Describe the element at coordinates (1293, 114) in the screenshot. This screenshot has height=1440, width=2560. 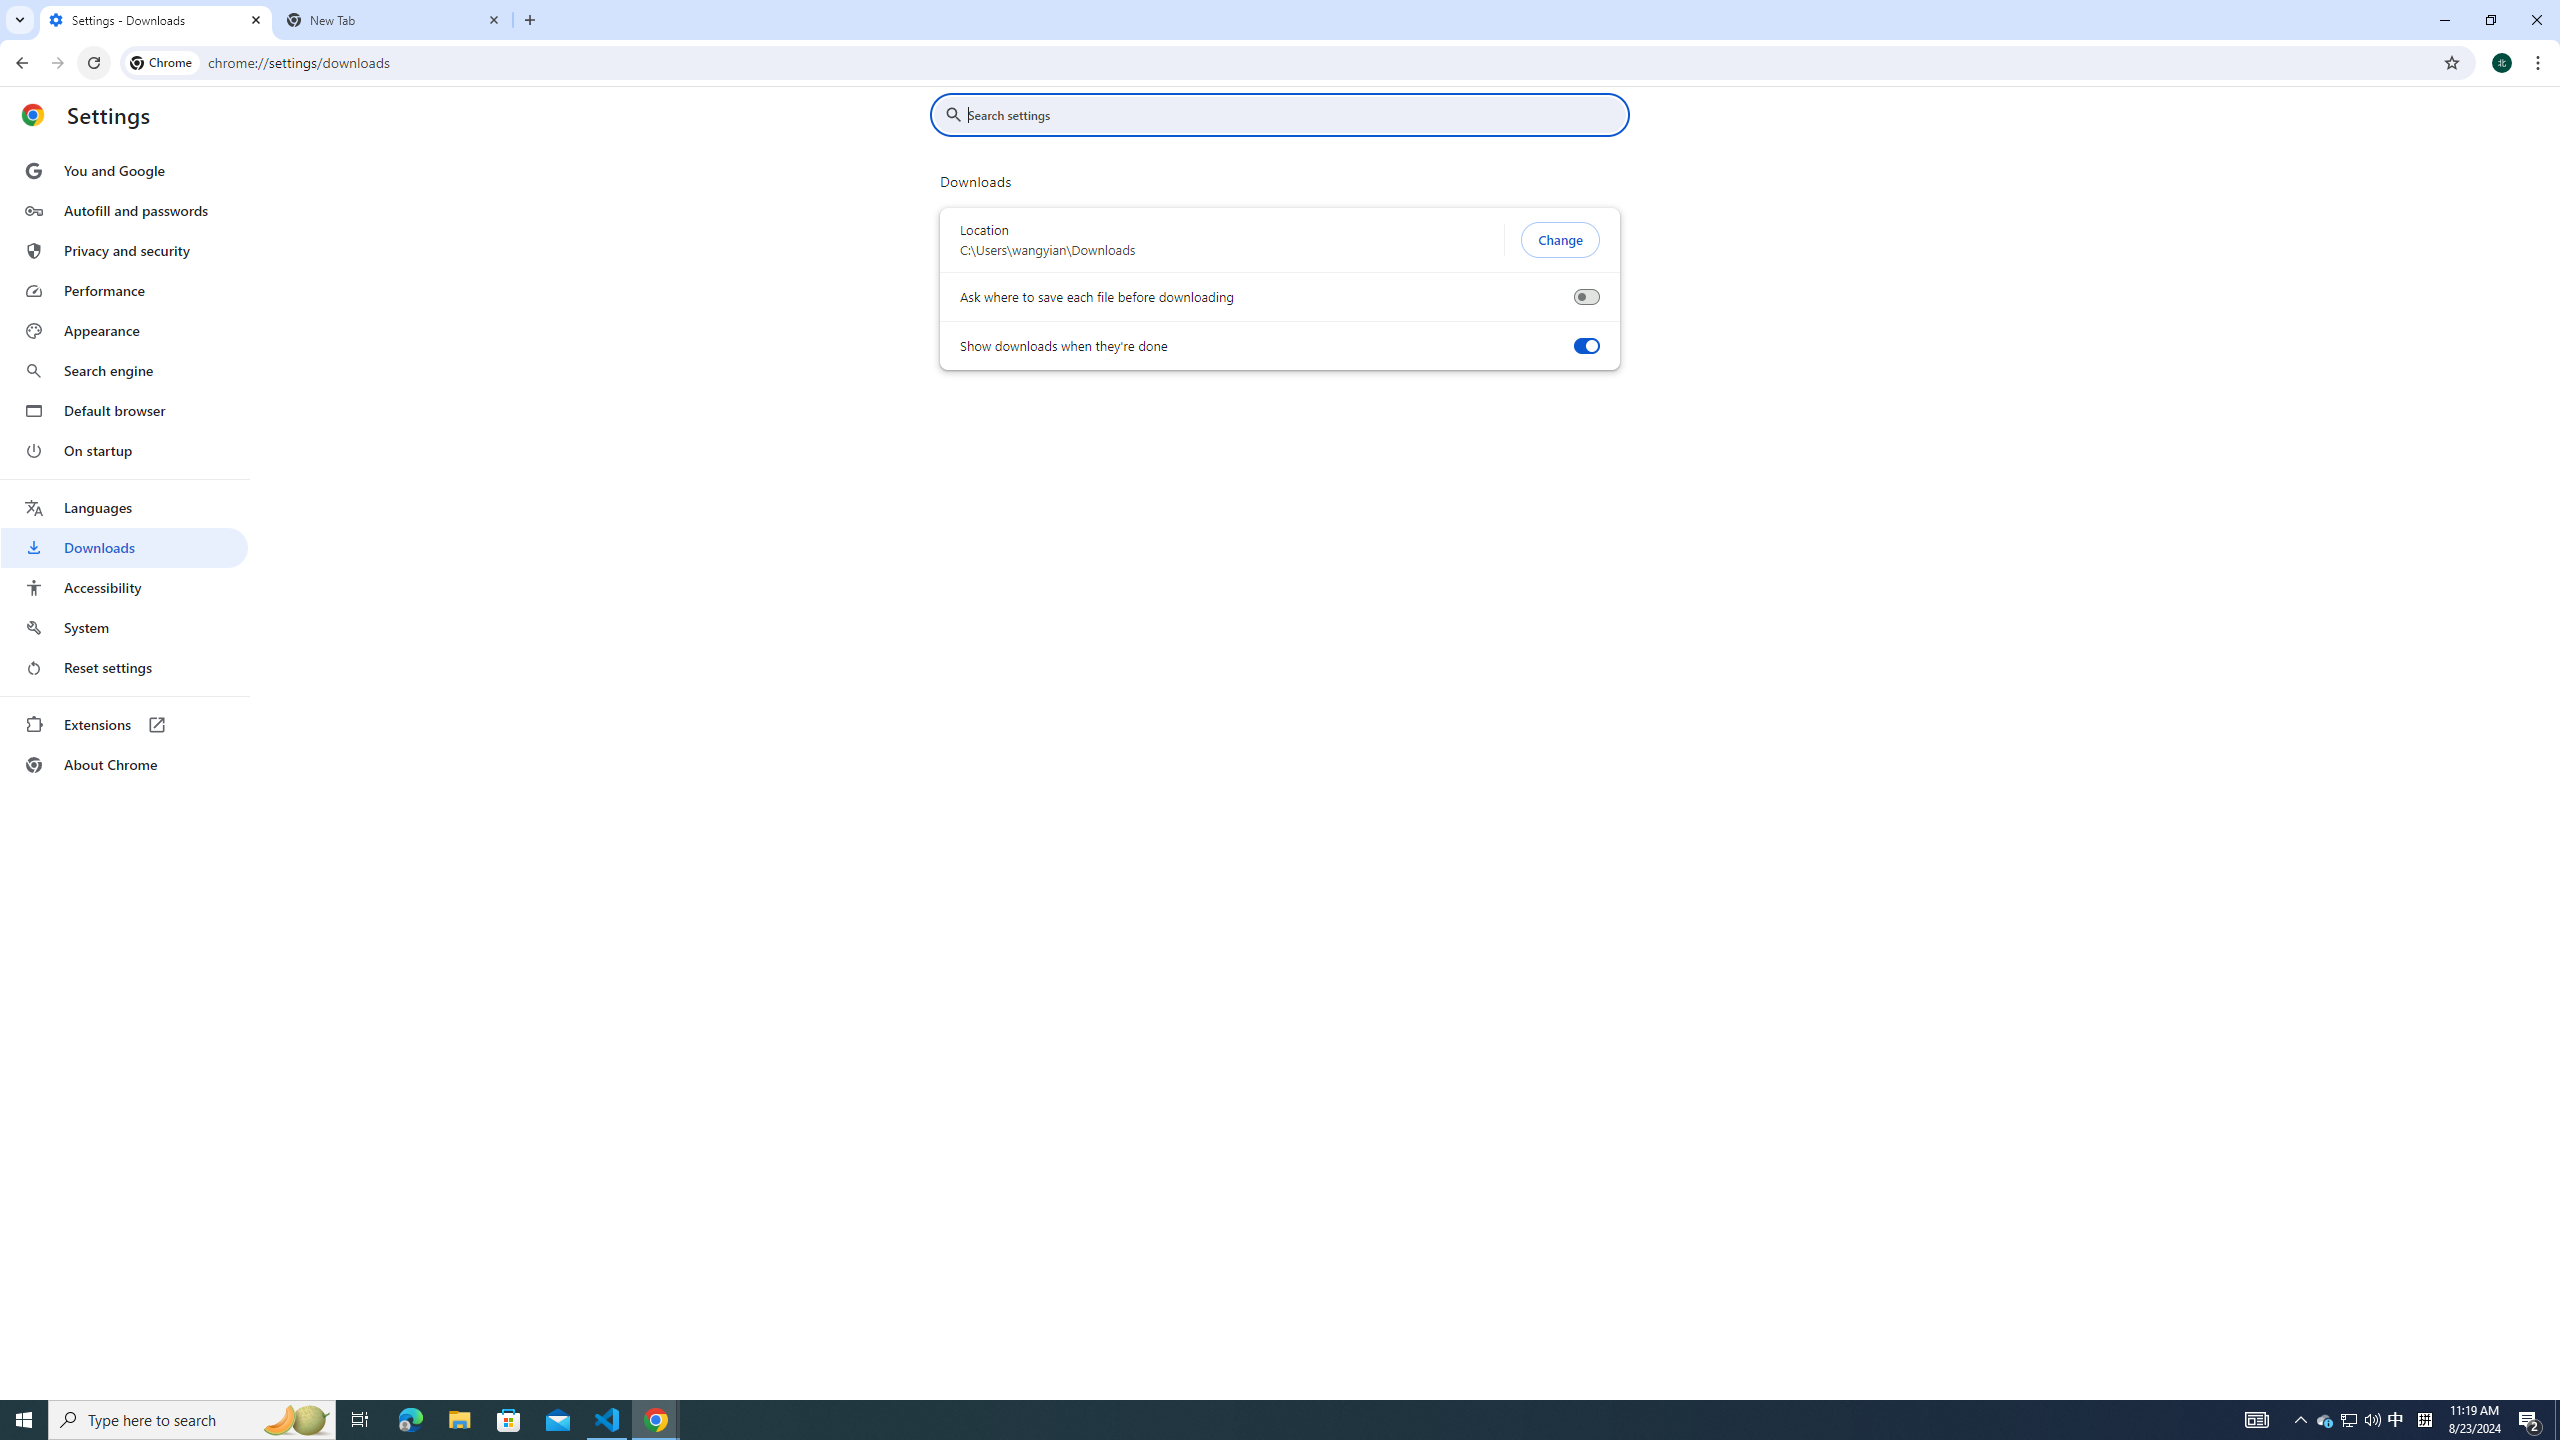
I see `'Search settings'` at that location.